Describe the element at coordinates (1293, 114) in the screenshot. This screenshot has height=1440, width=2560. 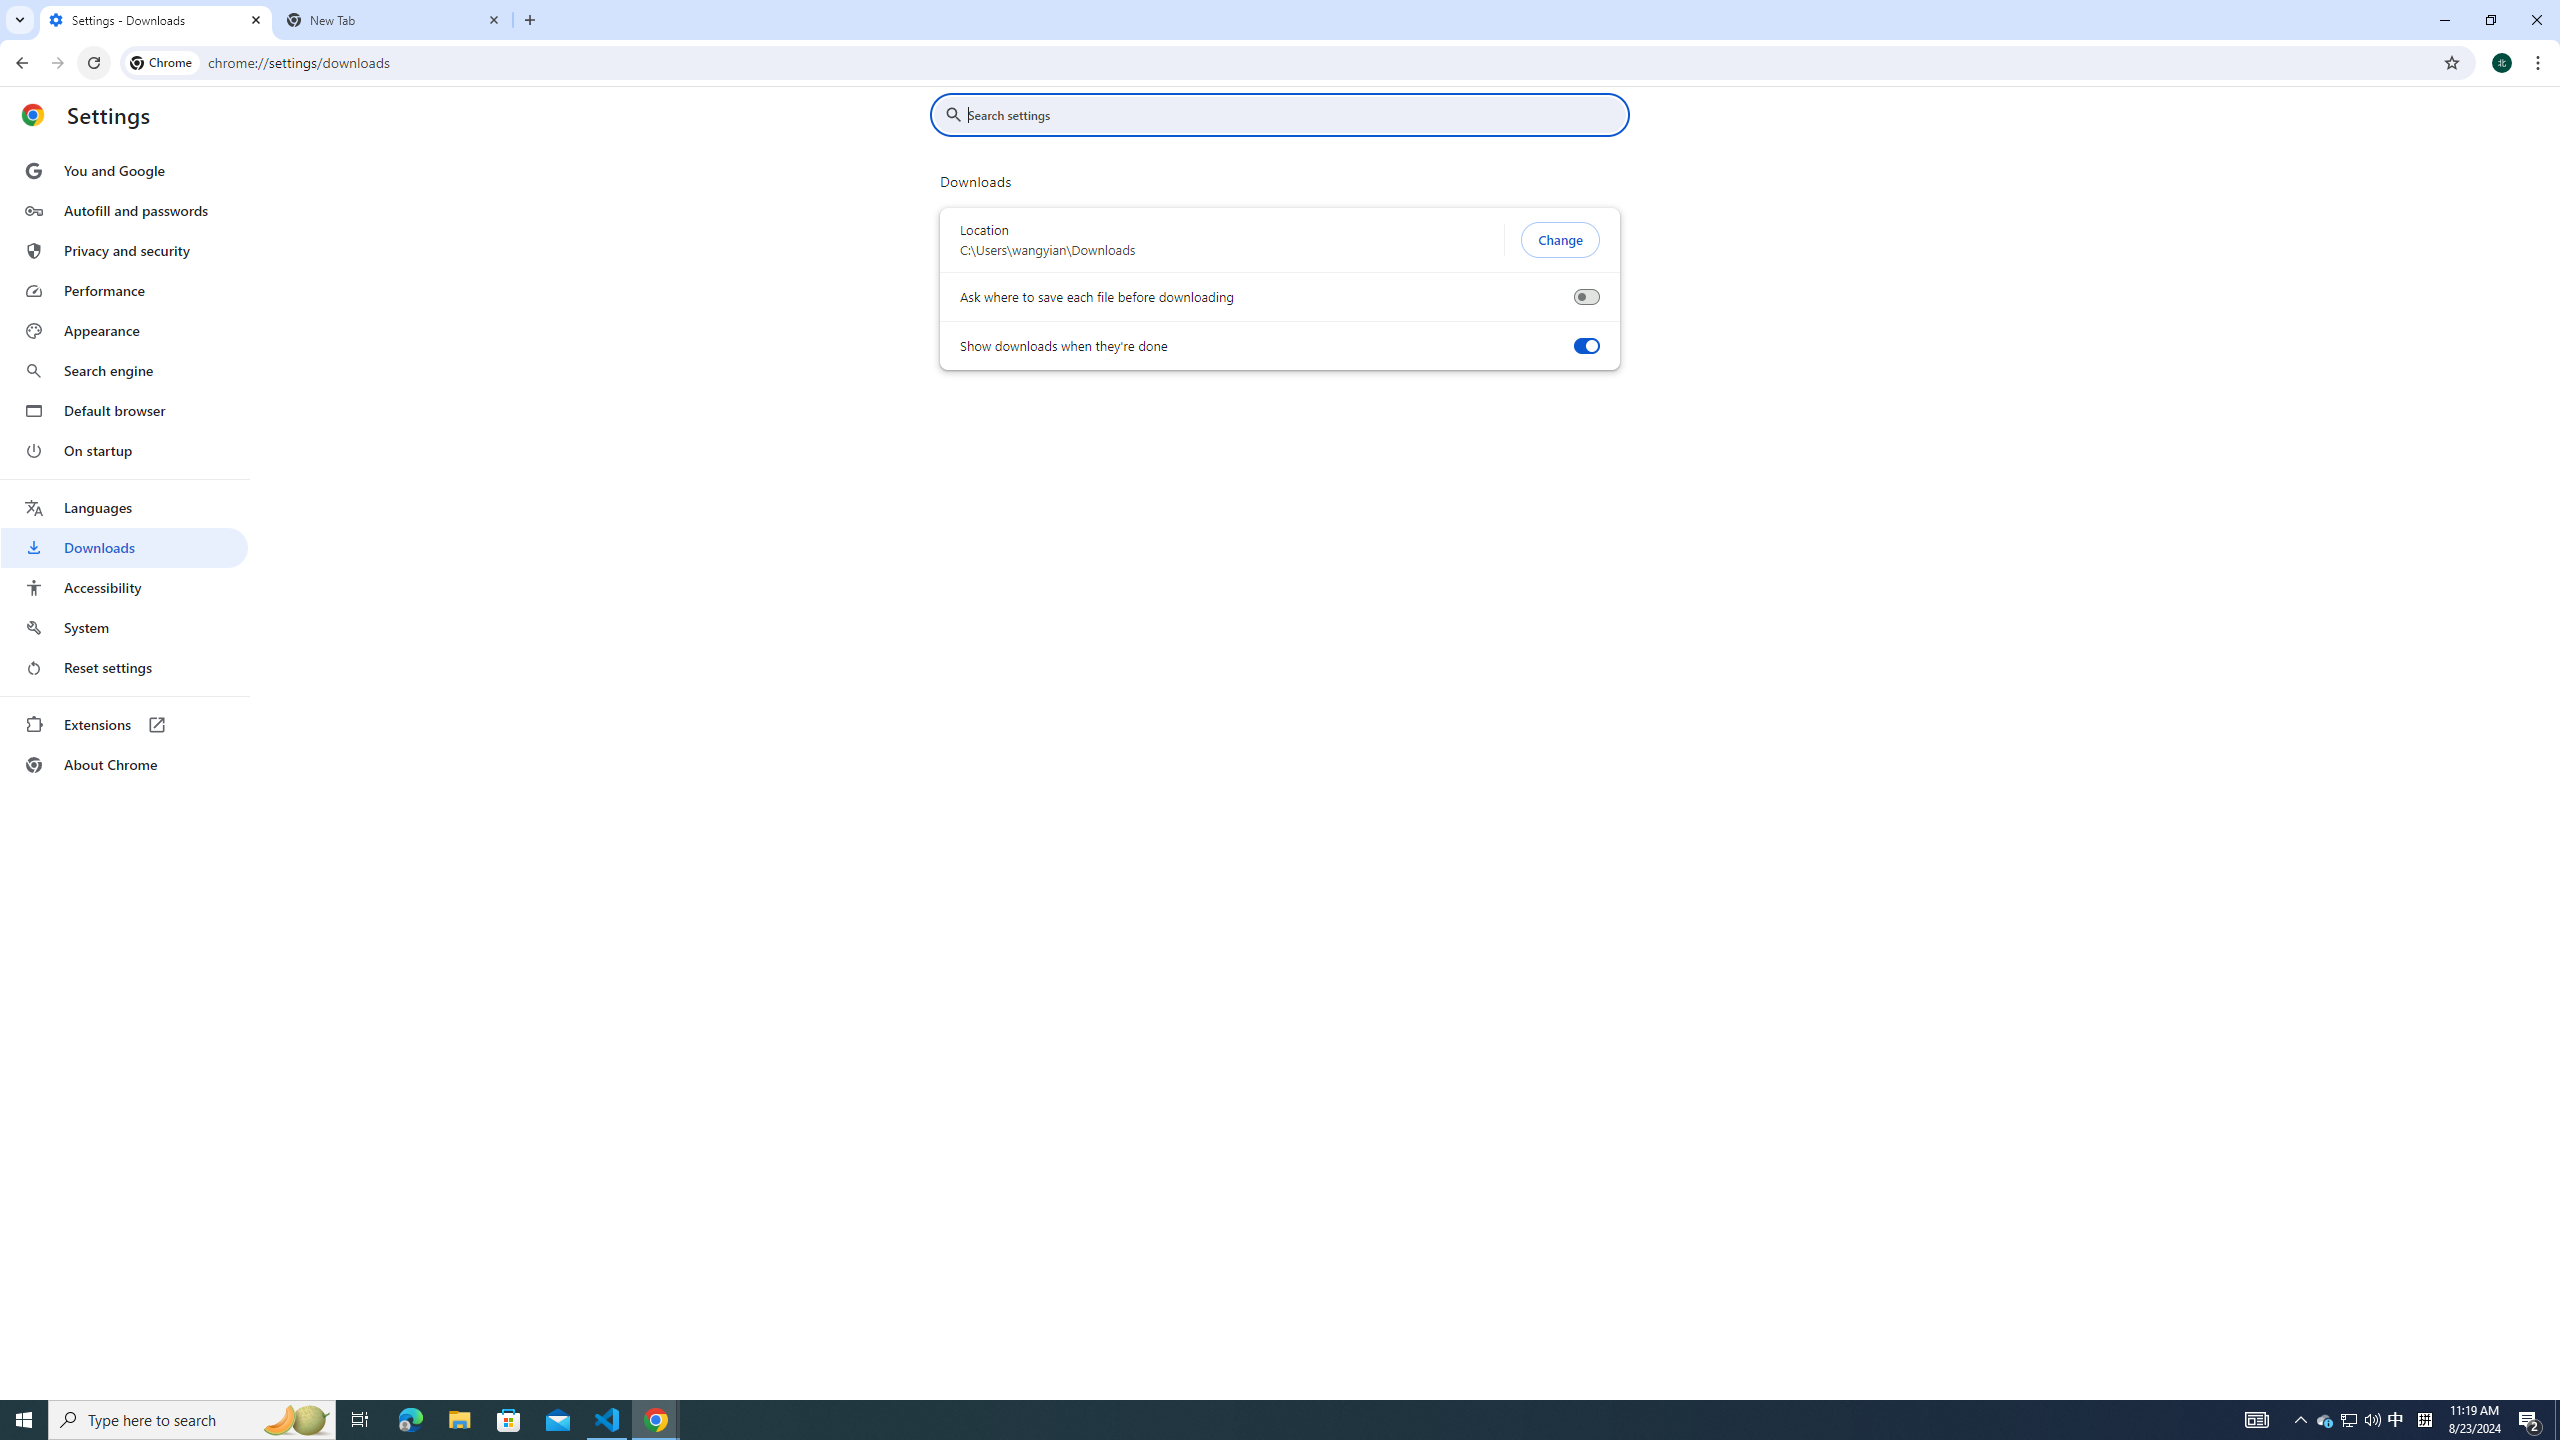
I see `'Search settings'` at that location.